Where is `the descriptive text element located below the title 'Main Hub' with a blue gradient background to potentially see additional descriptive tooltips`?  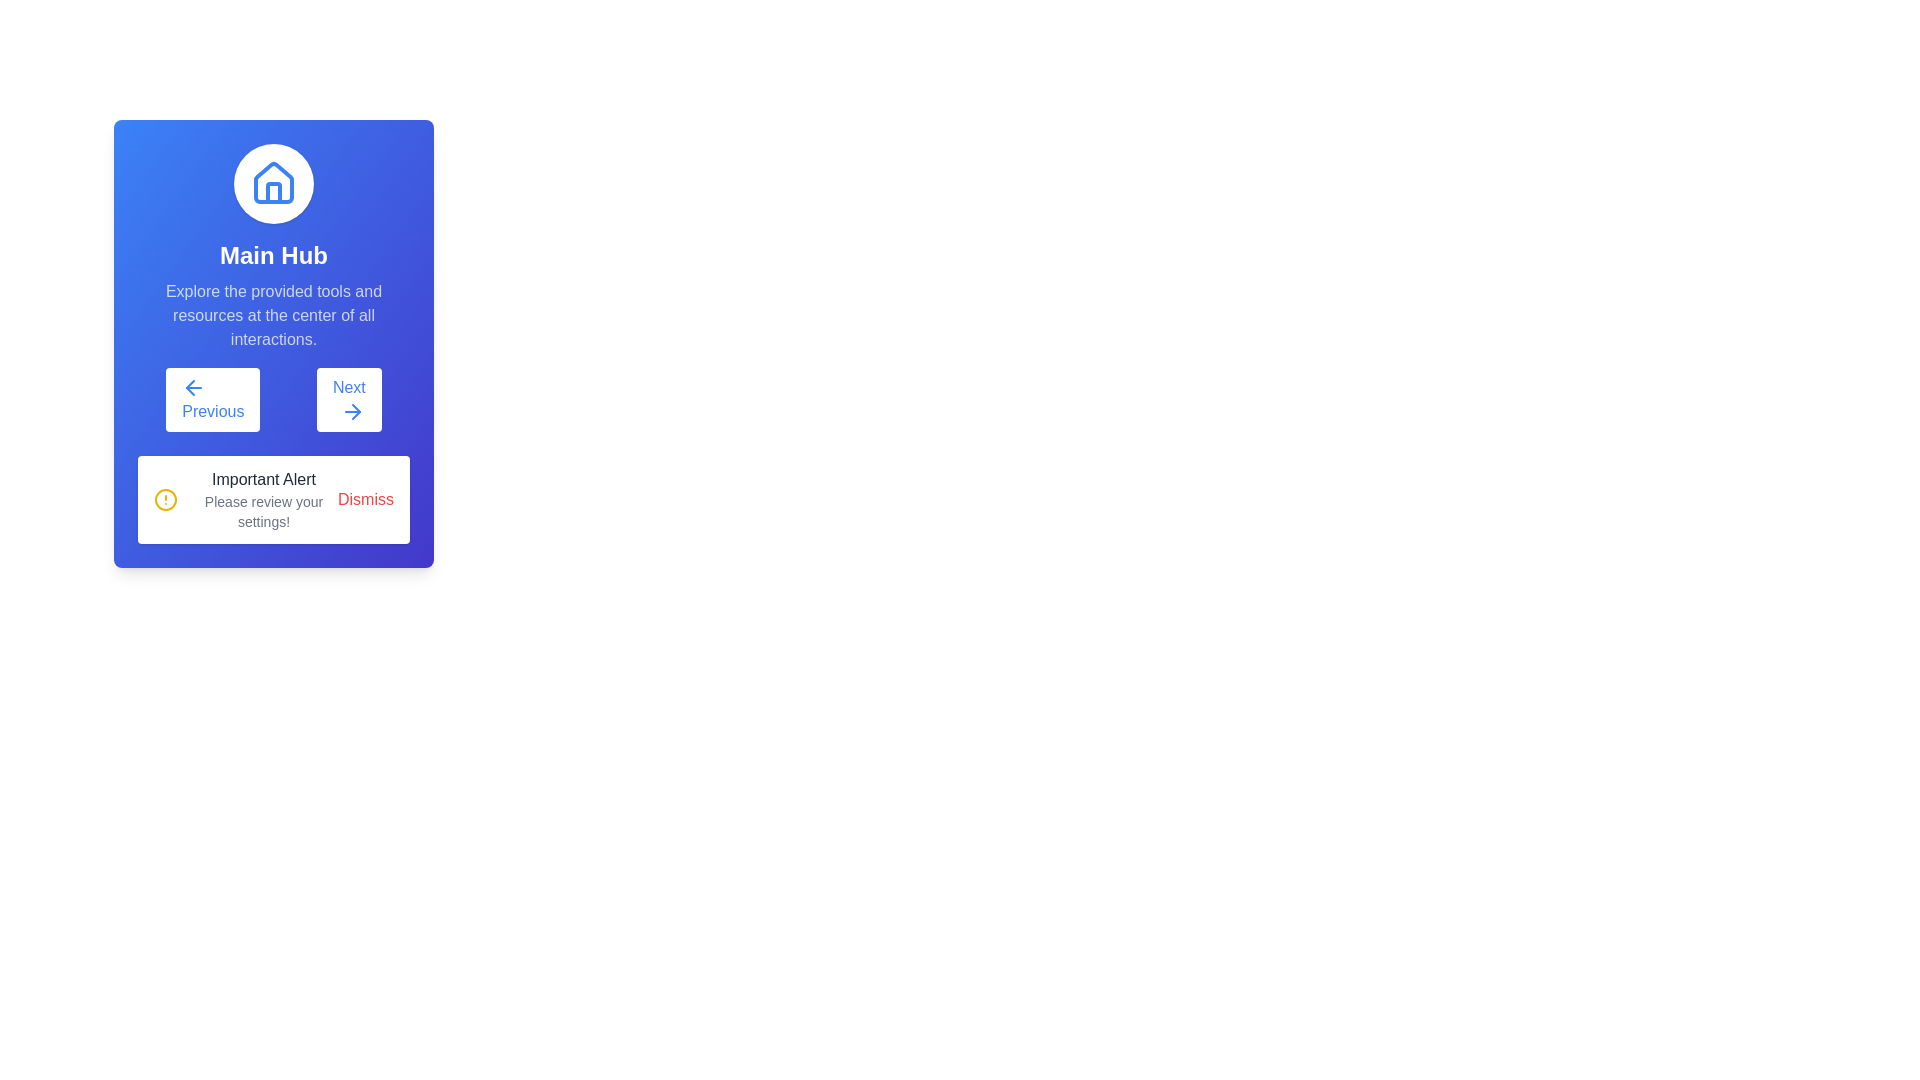 the descriptive text element located below the title 'Main Hub' with a blue gradient background to potentially see additional descriptive tooltips is located at coordinates (272, 315).